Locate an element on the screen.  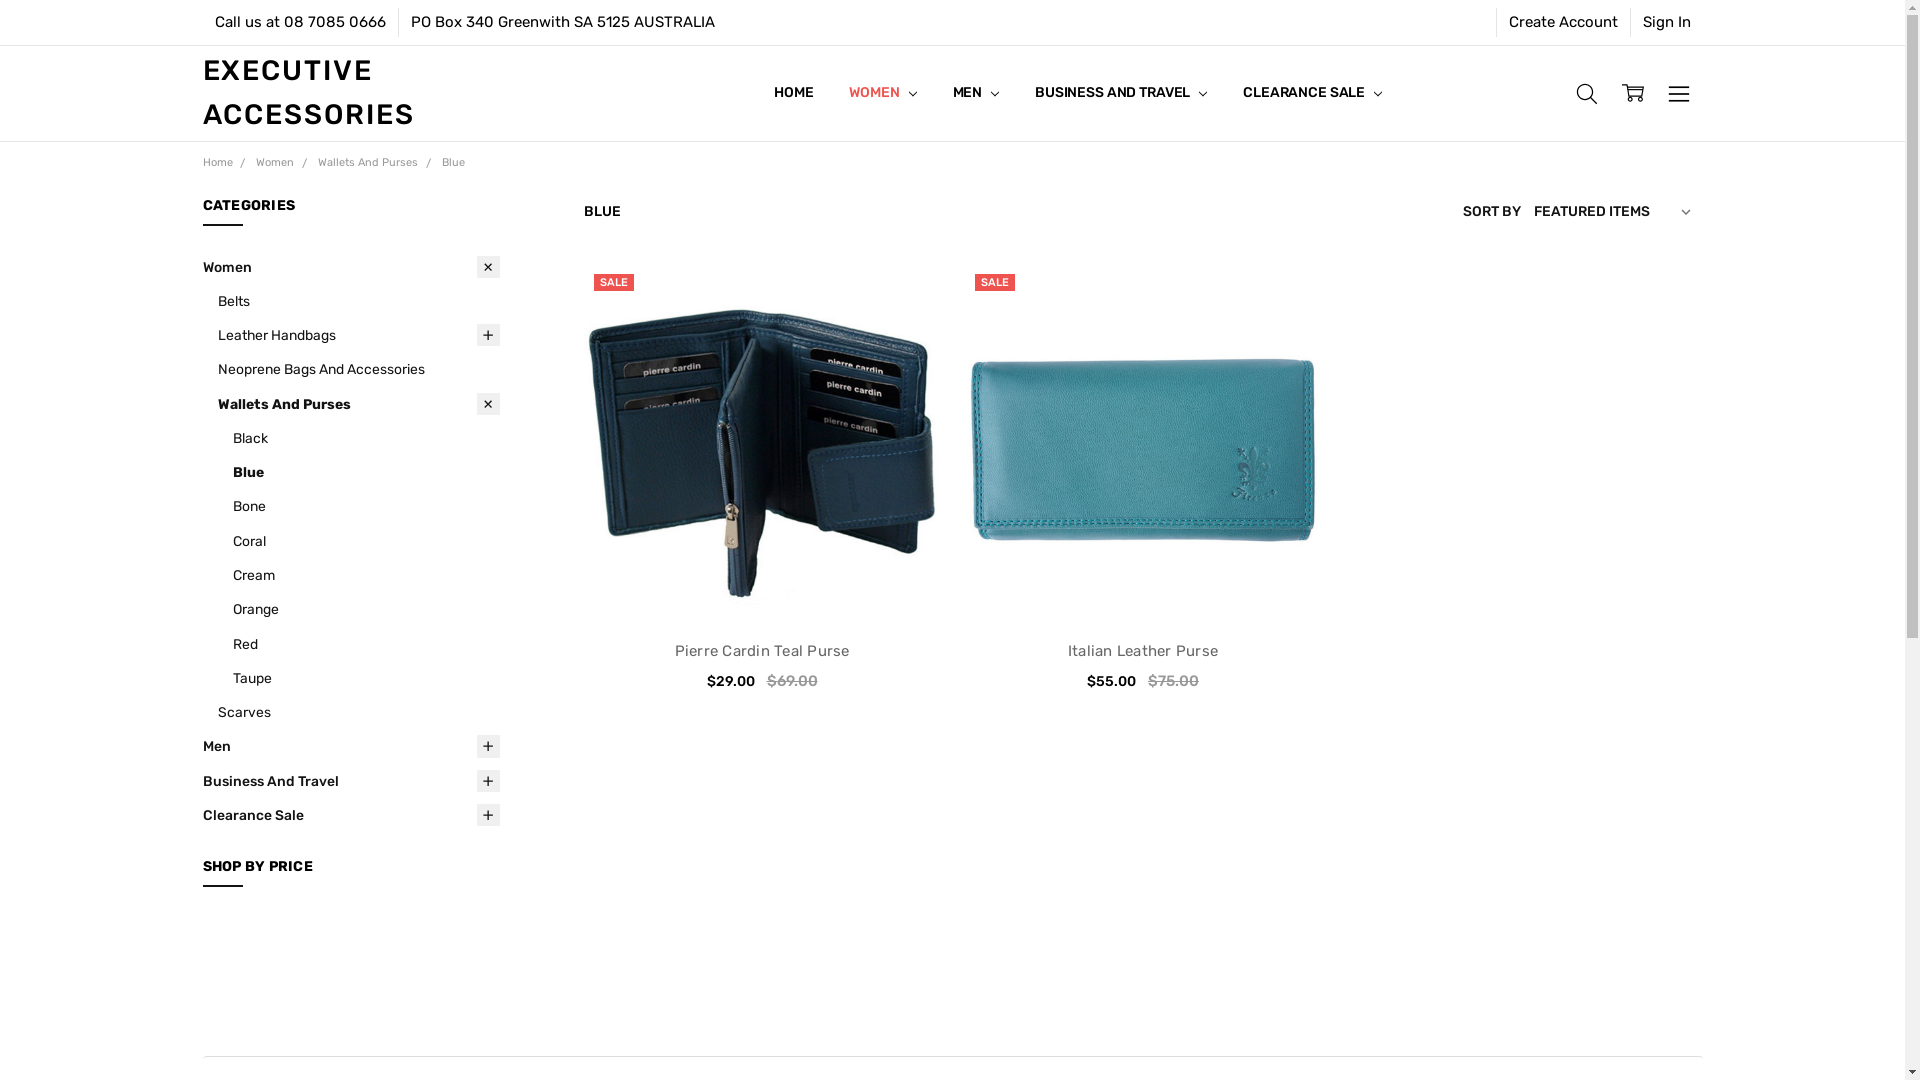
'PO Box 340 Greenwith SA 5125 AUSTRALIA' is located at coordinates (560, 22).